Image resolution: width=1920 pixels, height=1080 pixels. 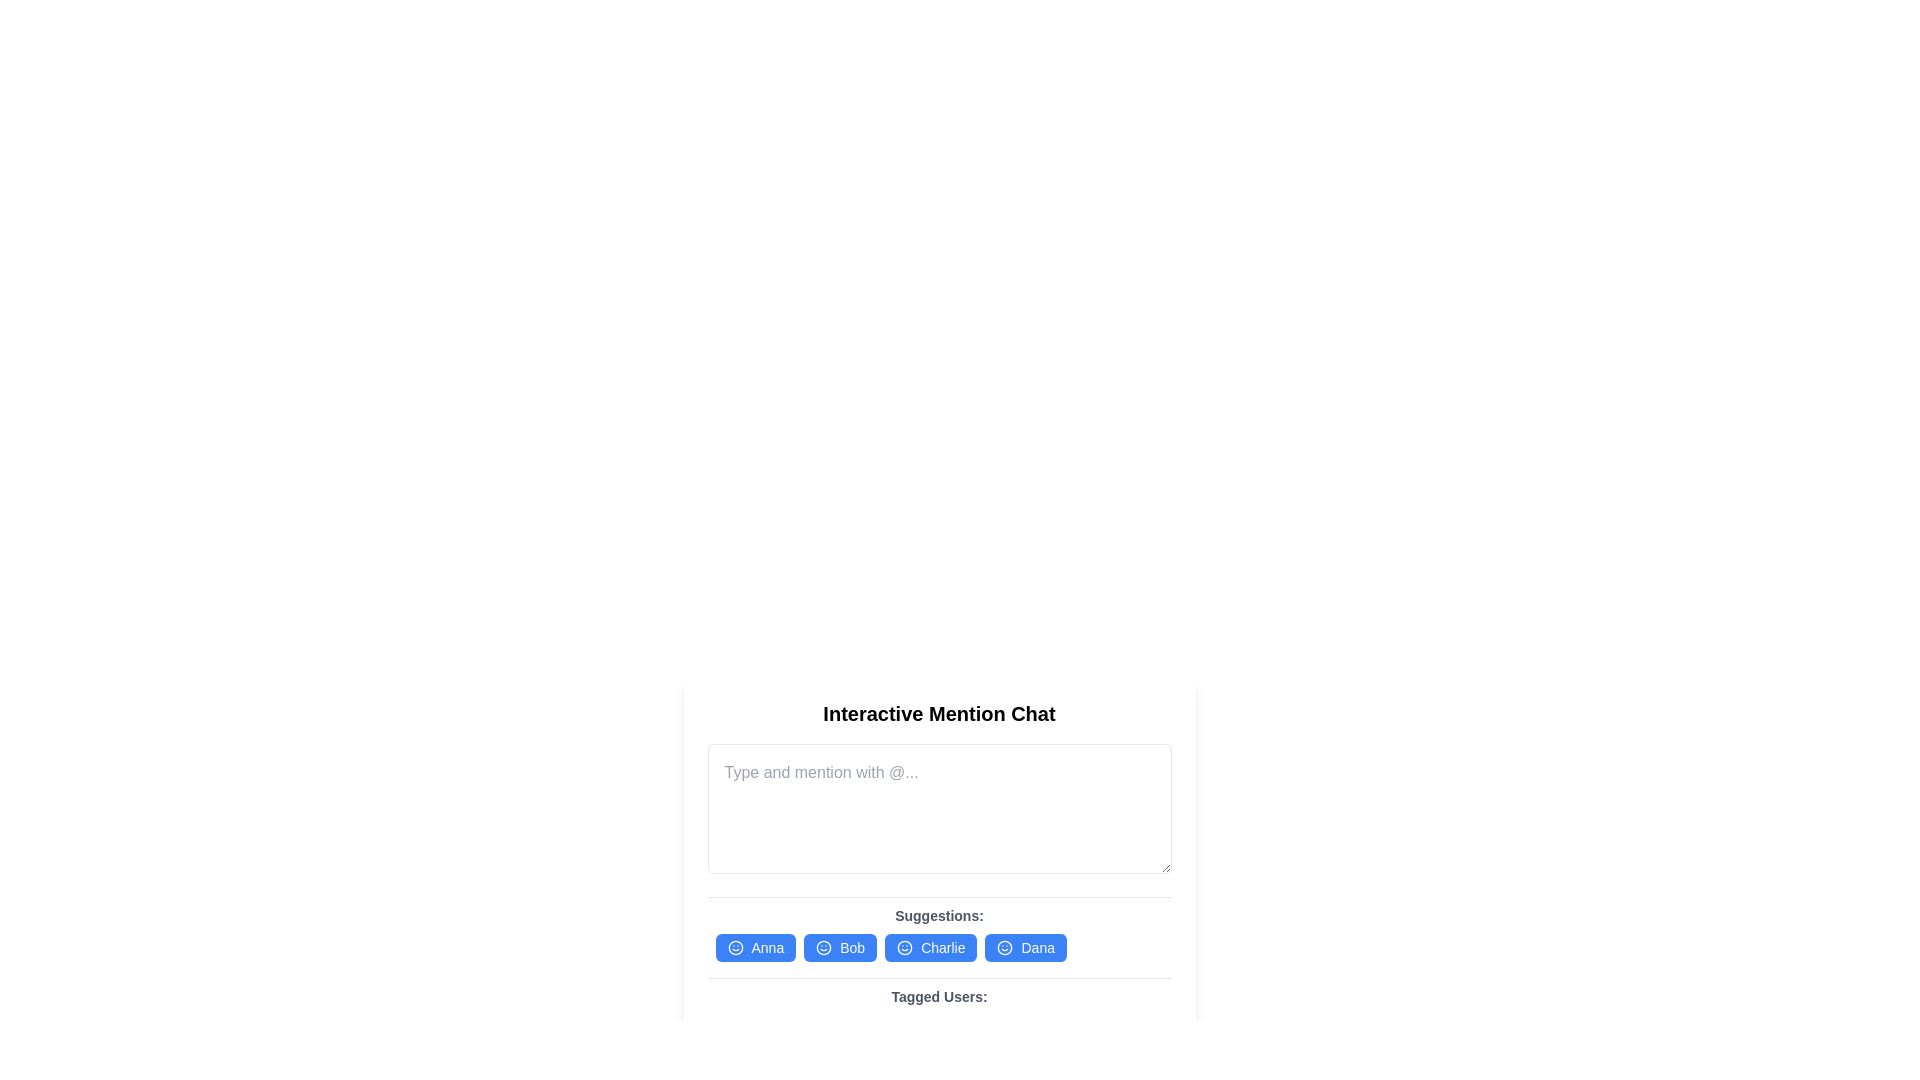 What do you see at coordinates (938, 947) in the screenshot?
I see `the user suggestion button labeled 'Charlie'` at bounding box center [938, 947].